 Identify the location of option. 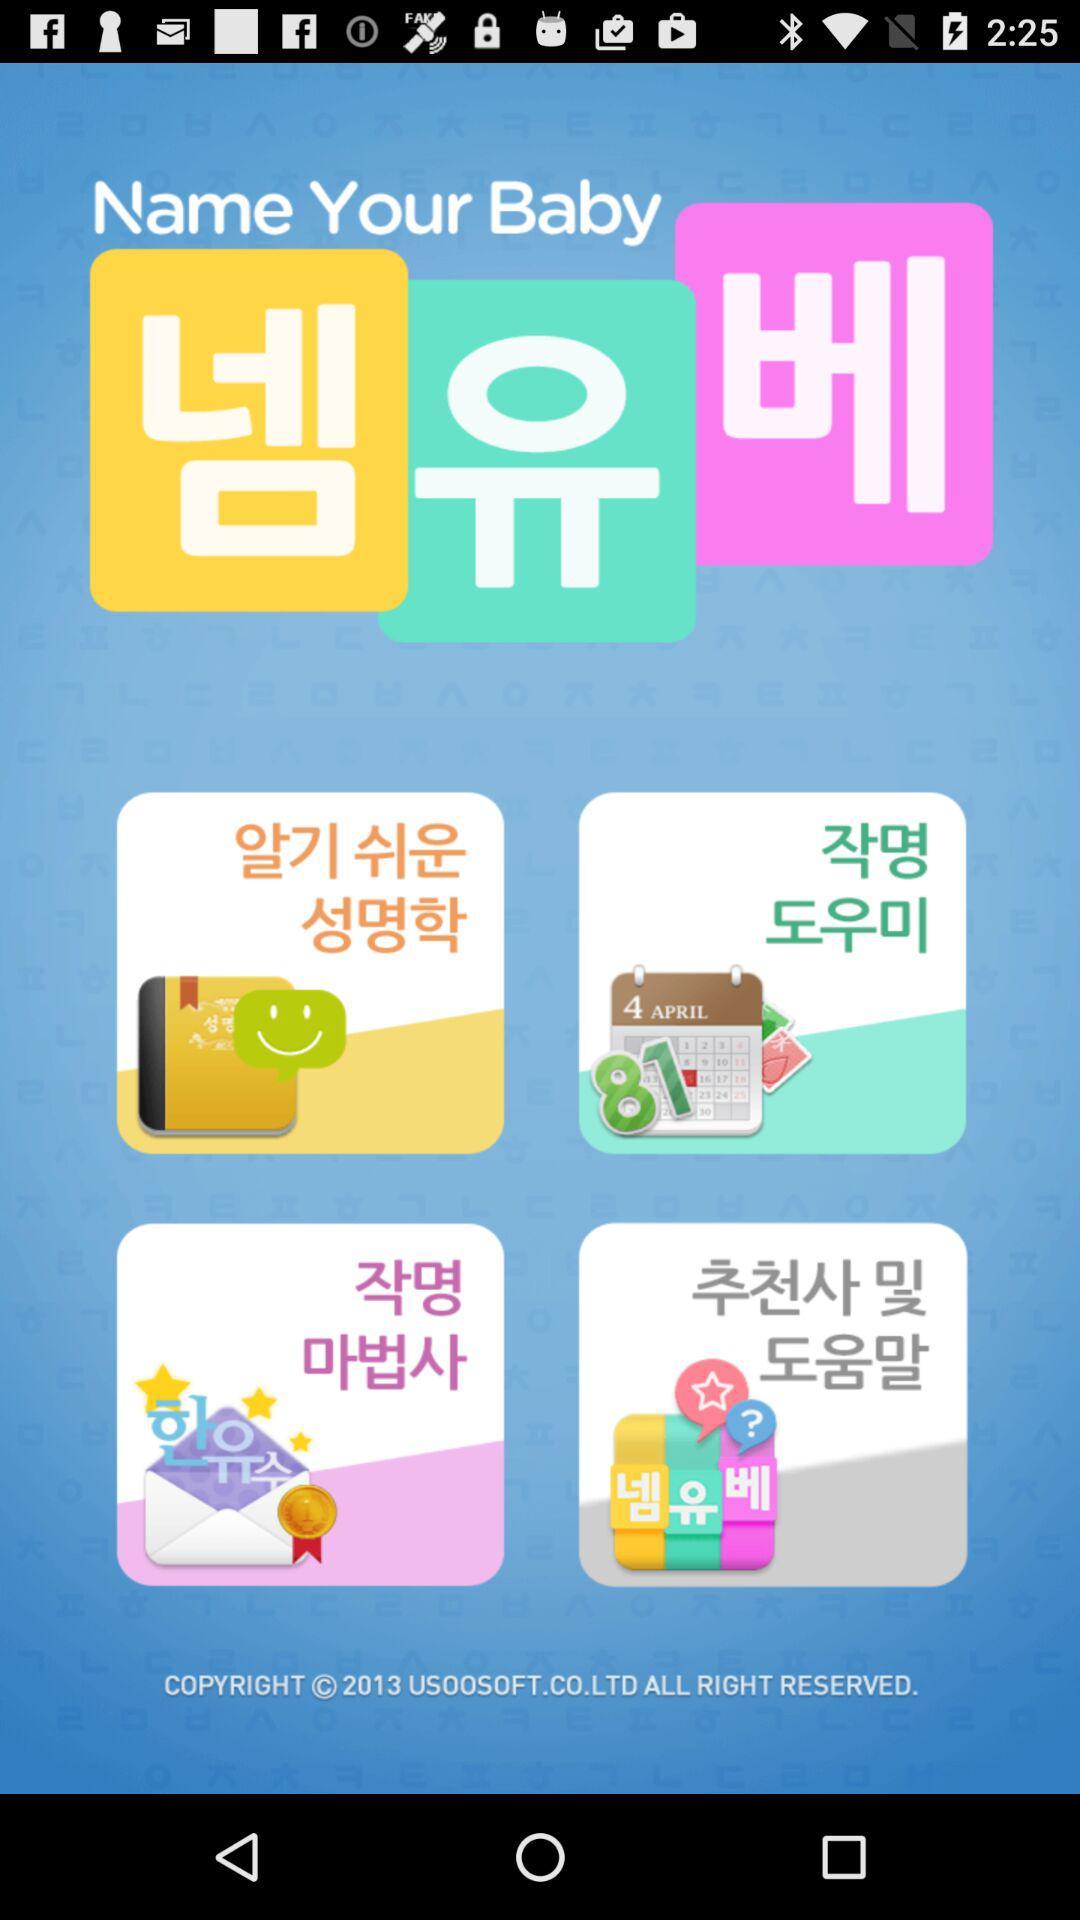
(770, 973).